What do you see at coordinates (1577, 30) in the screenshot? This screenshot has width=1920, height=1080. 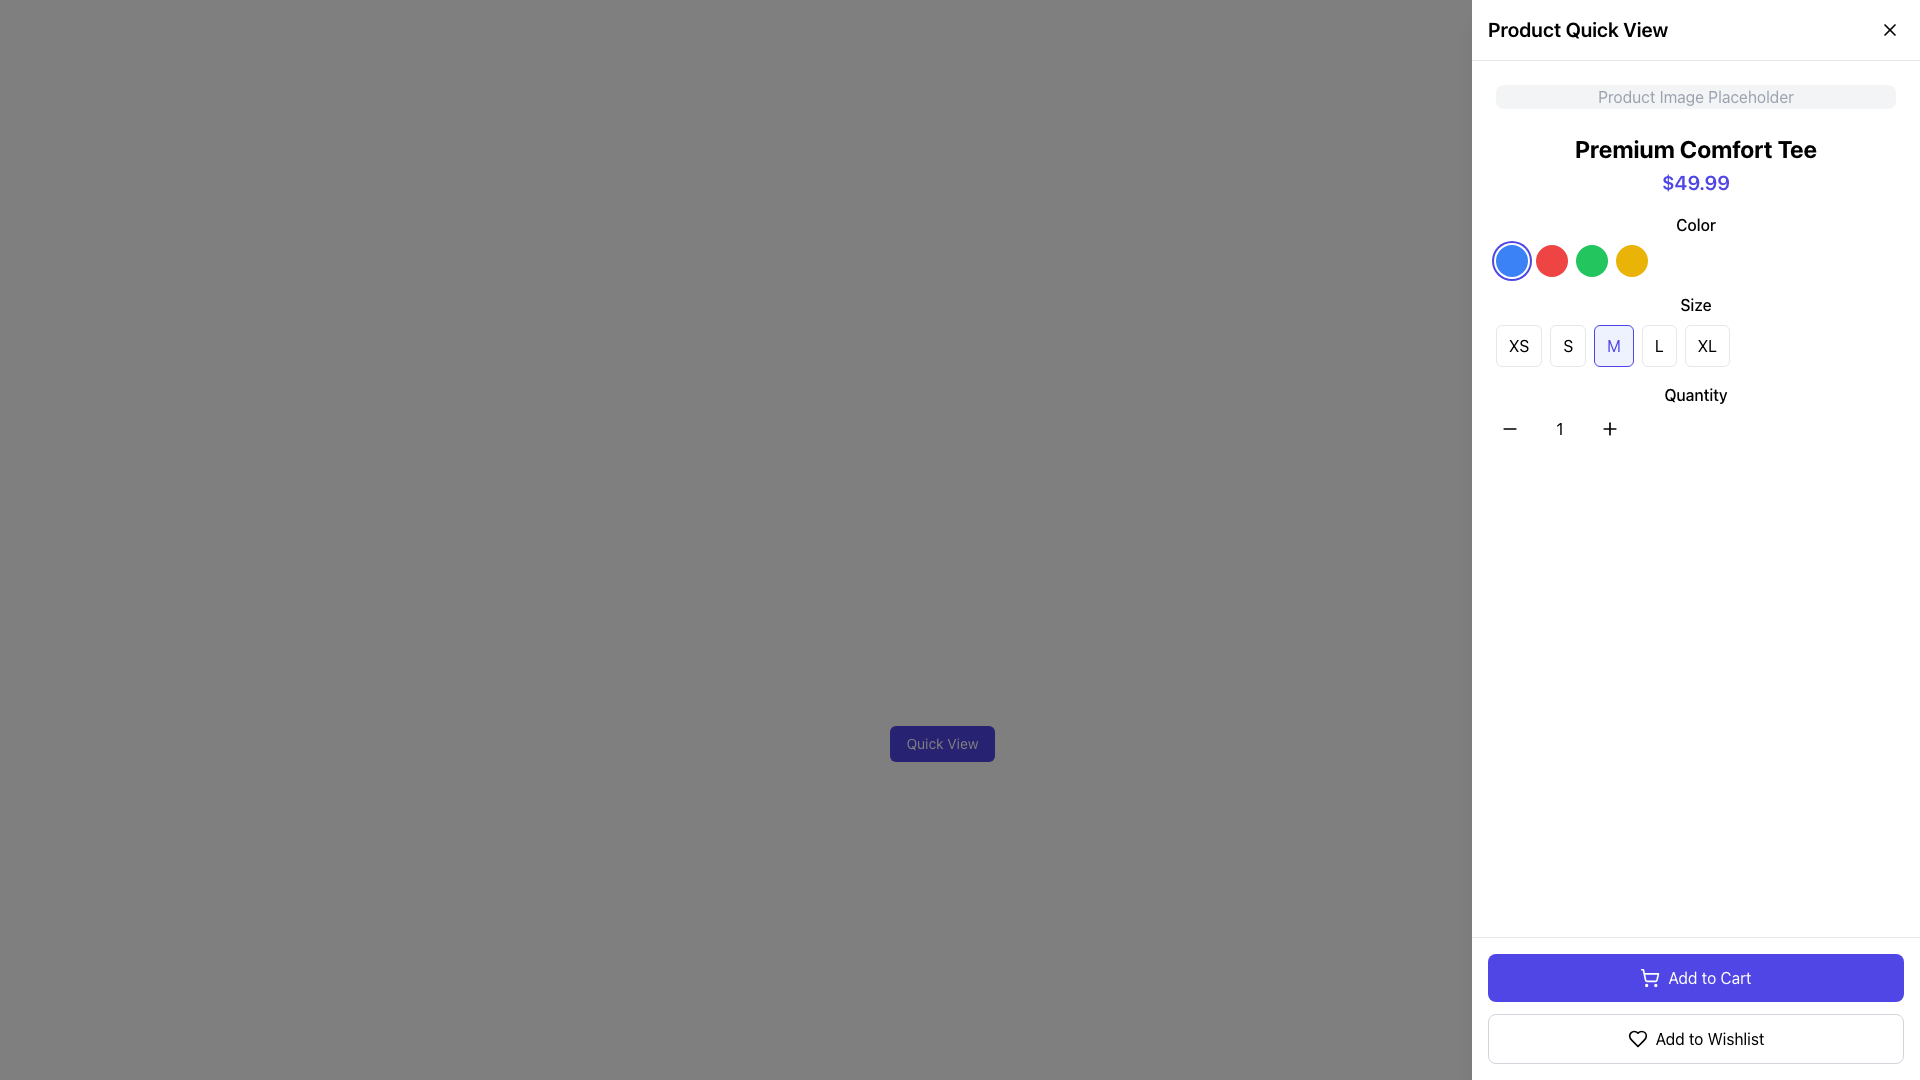 I see `the title text element located at the top-left of the side panel, which serves as a heading for the section` at bounding box center [1577, 30].